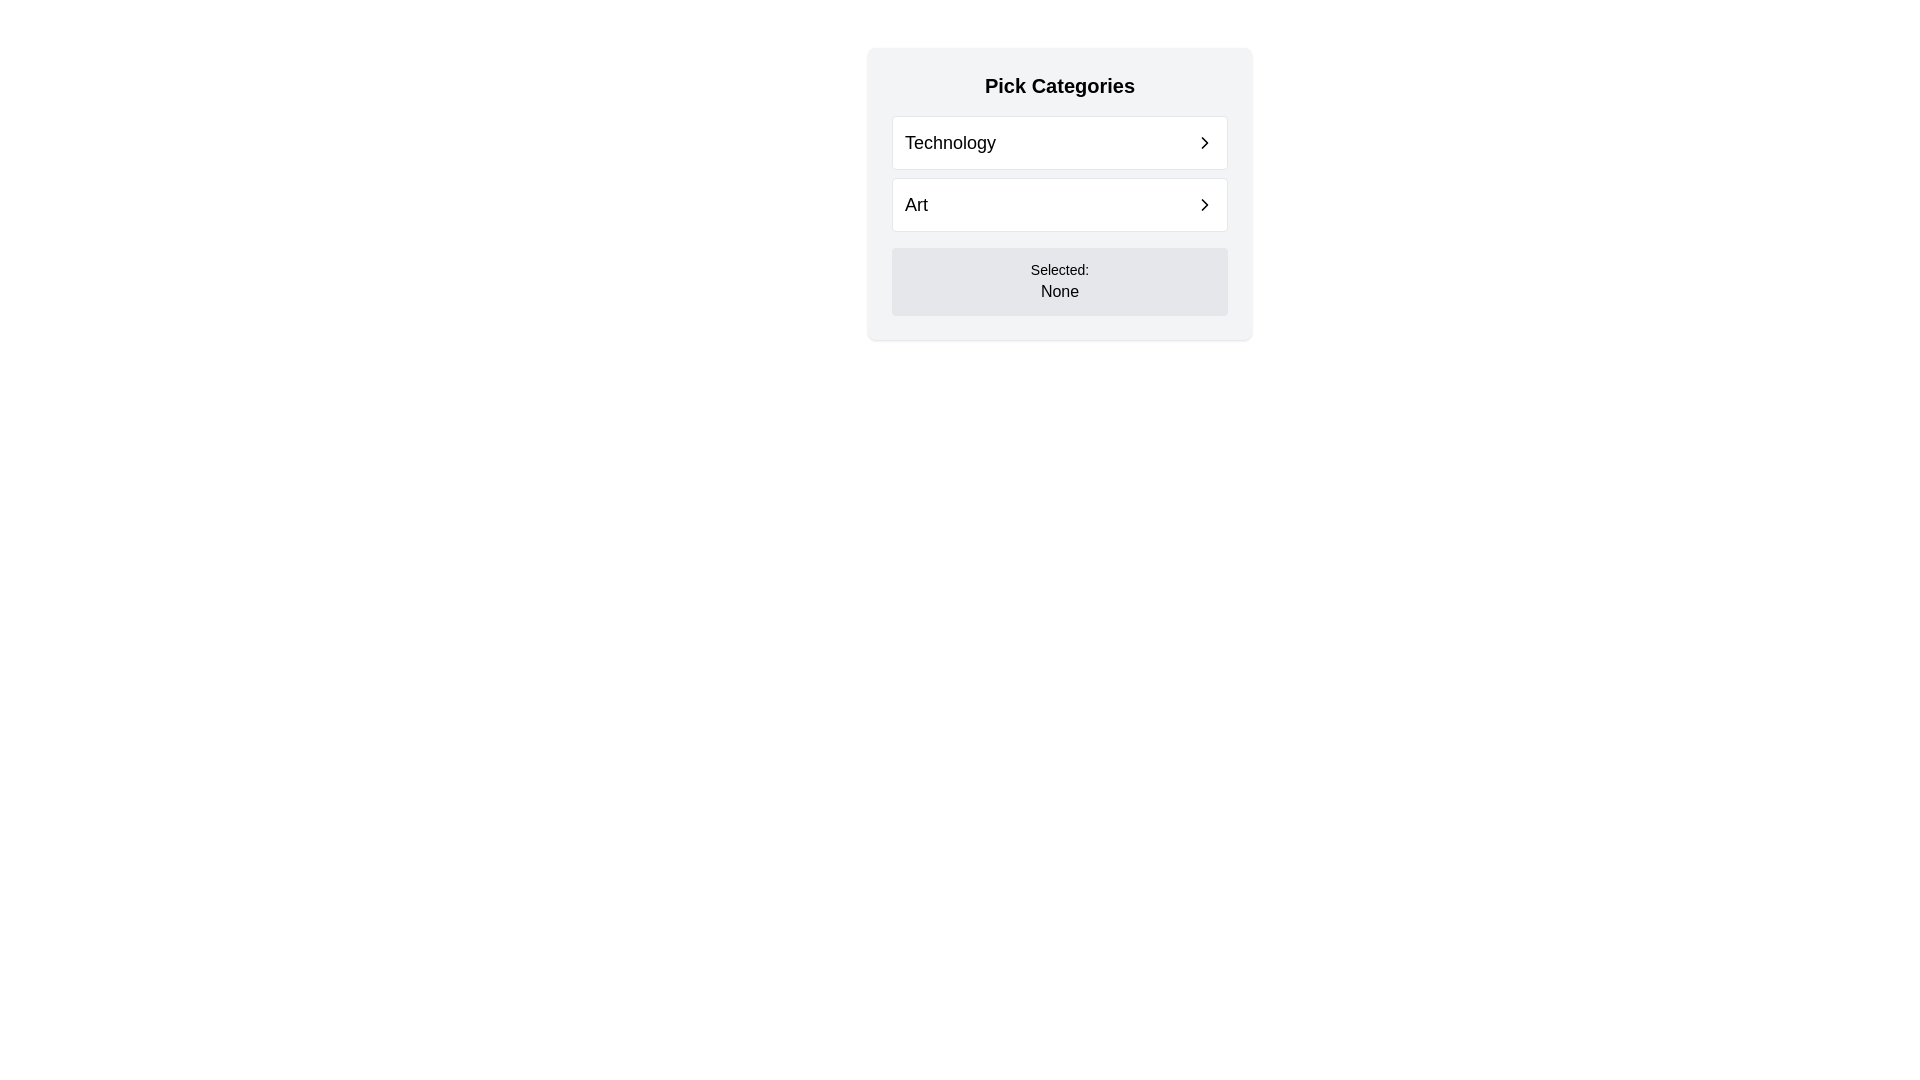 The image size is (1920, 1080). I want to click on the static text label displaying 'Selected:', which is styled in a small font size and muted color, located within the lower section of a light gray panel, directly above the text 'None', so click(1059, 270).